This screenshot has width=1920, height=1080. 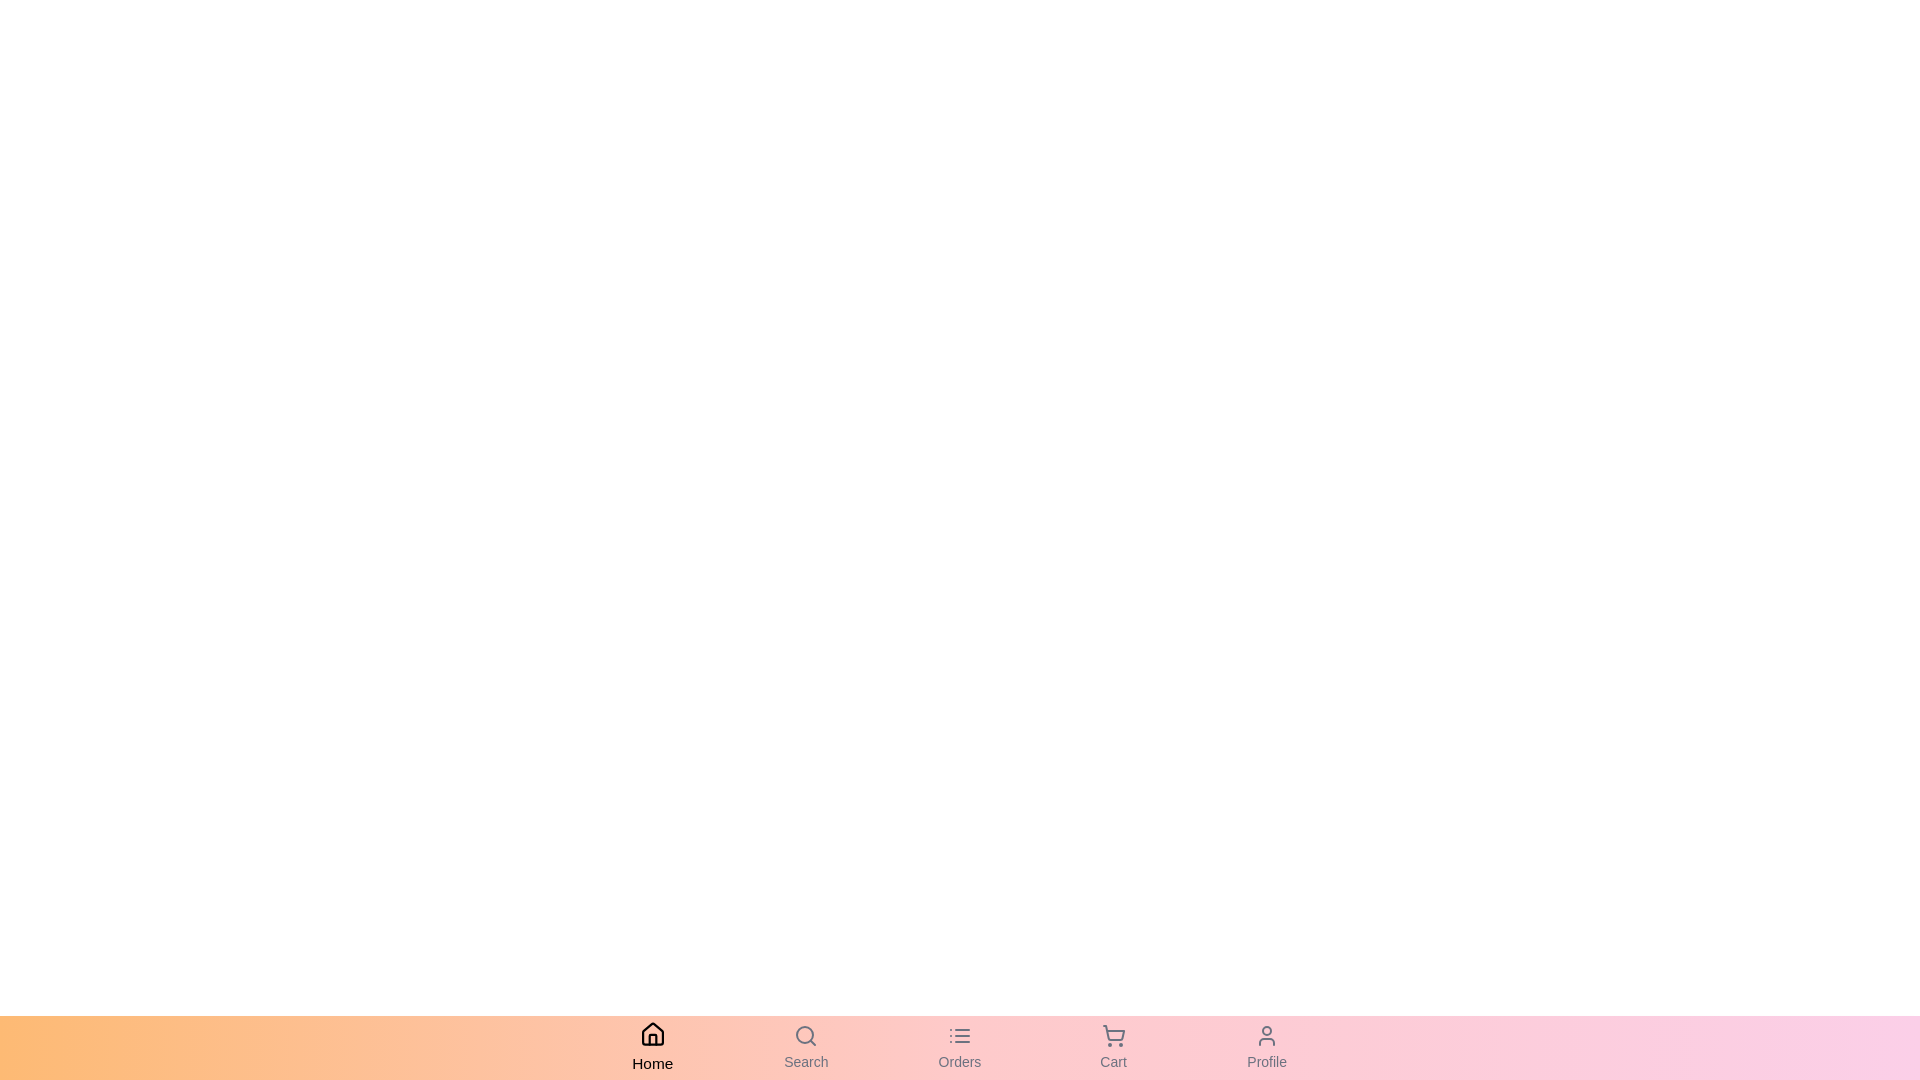 I want to click on the Cart navigation tab, so click(x=1112, y=1047).